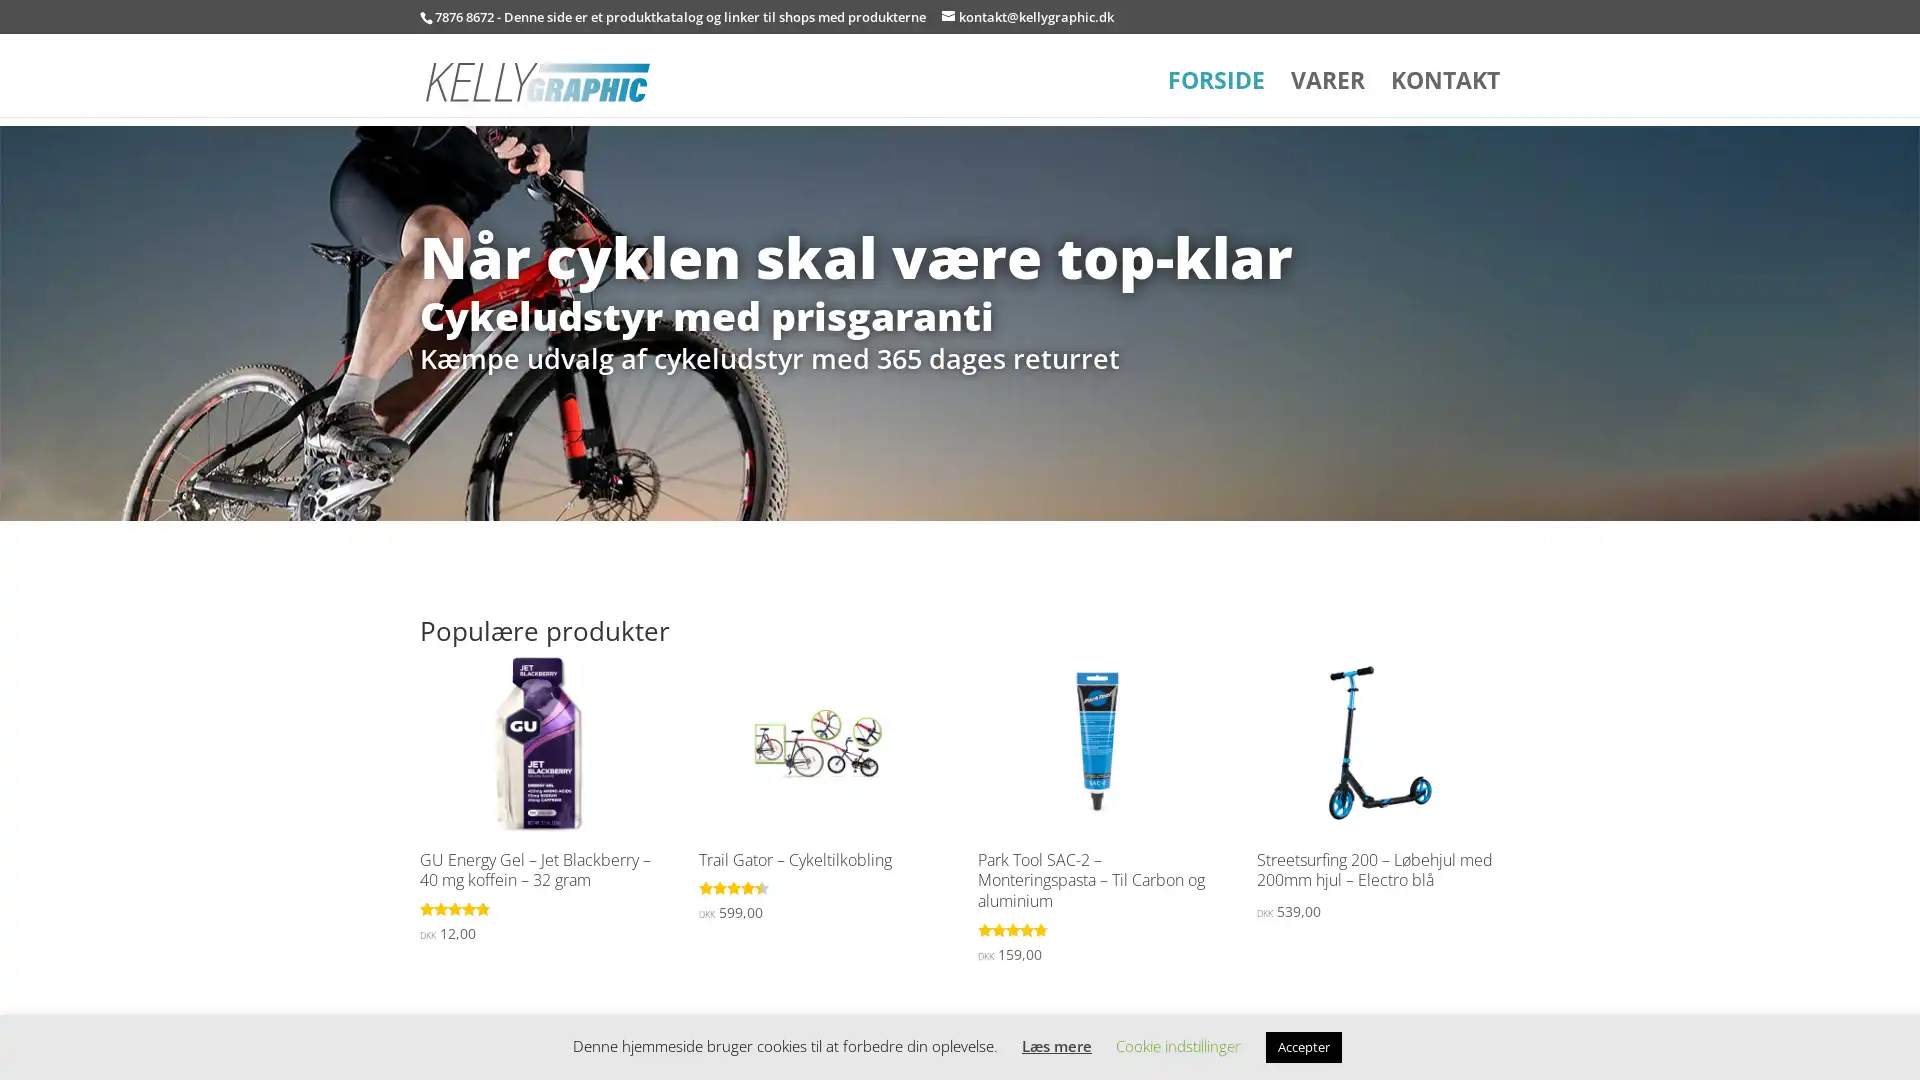 The height and width of the screenshot is (1080, 1920). Describe the element at coordinates (1304, 1046) in the screenshot. I see `Accepter` at that location.